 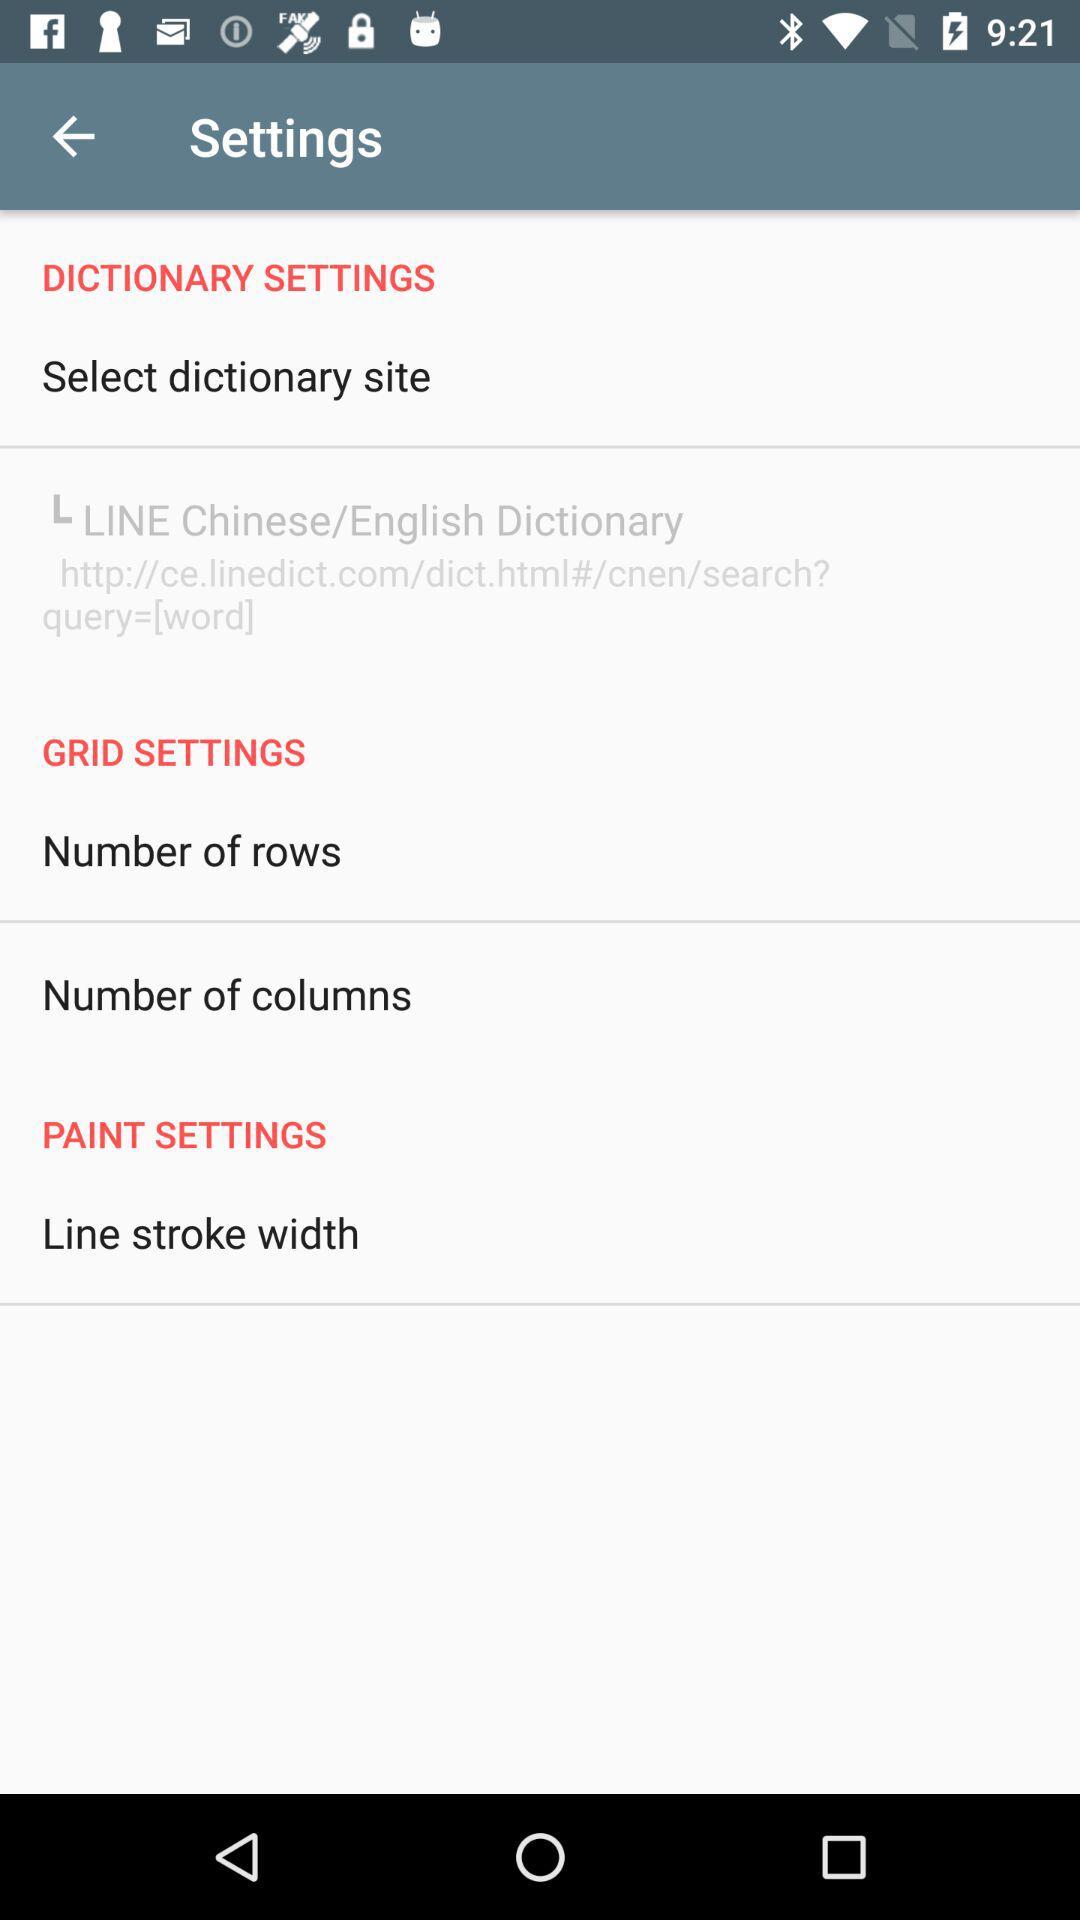 I want to click on item to the left of settings, so click(x=72, y=135).